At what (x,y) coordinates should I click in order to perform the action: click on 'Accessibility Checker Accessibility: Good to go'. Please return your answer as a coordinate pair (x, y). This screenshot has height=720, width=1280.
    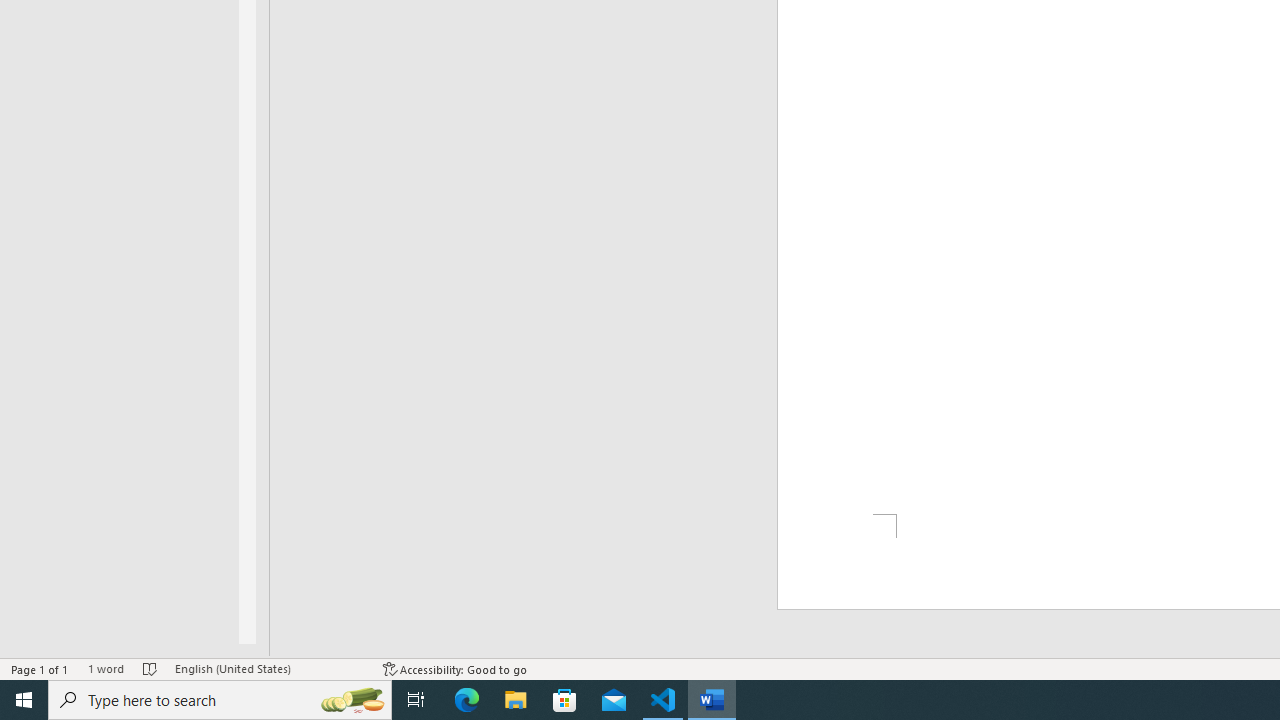
    Looking at the image, I should click on (454, 669).